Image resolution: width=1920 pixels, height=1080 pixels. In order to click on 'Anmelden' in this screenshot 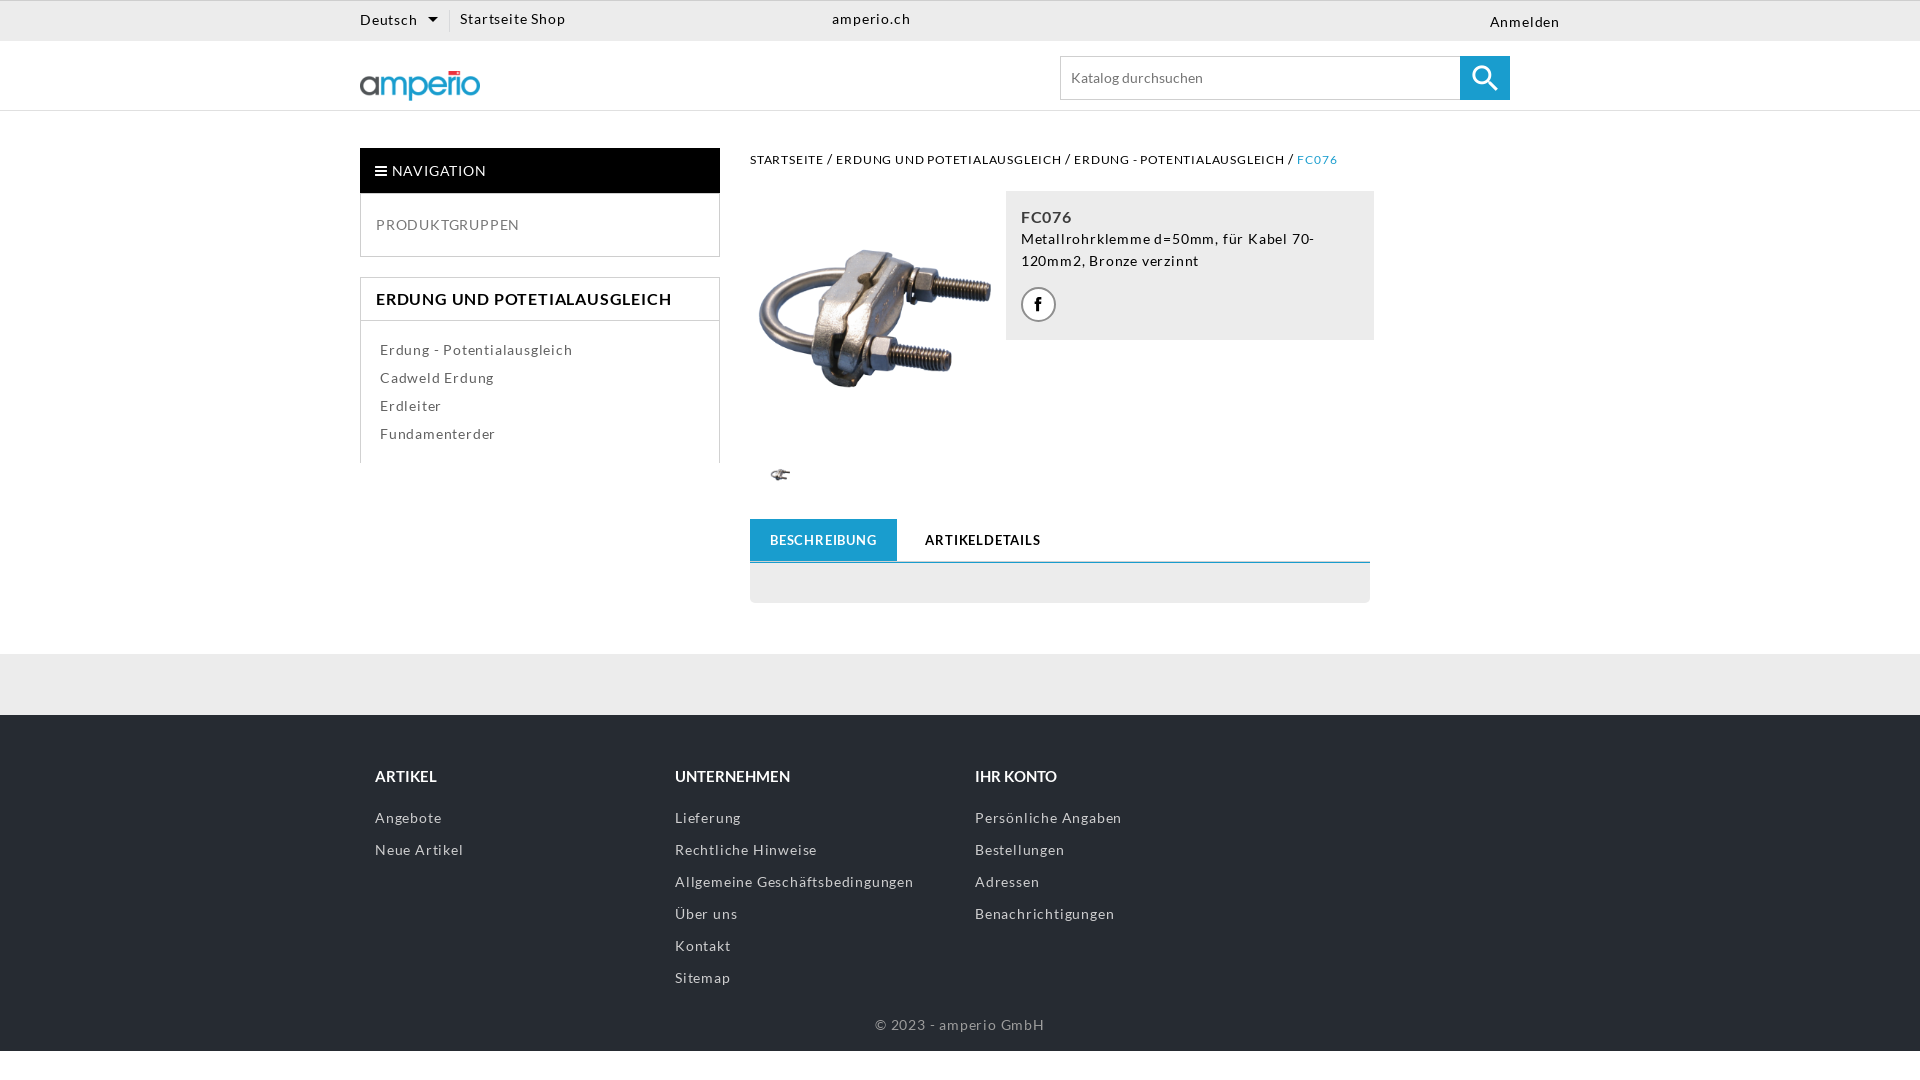, I will do `click(1520, 21)`.